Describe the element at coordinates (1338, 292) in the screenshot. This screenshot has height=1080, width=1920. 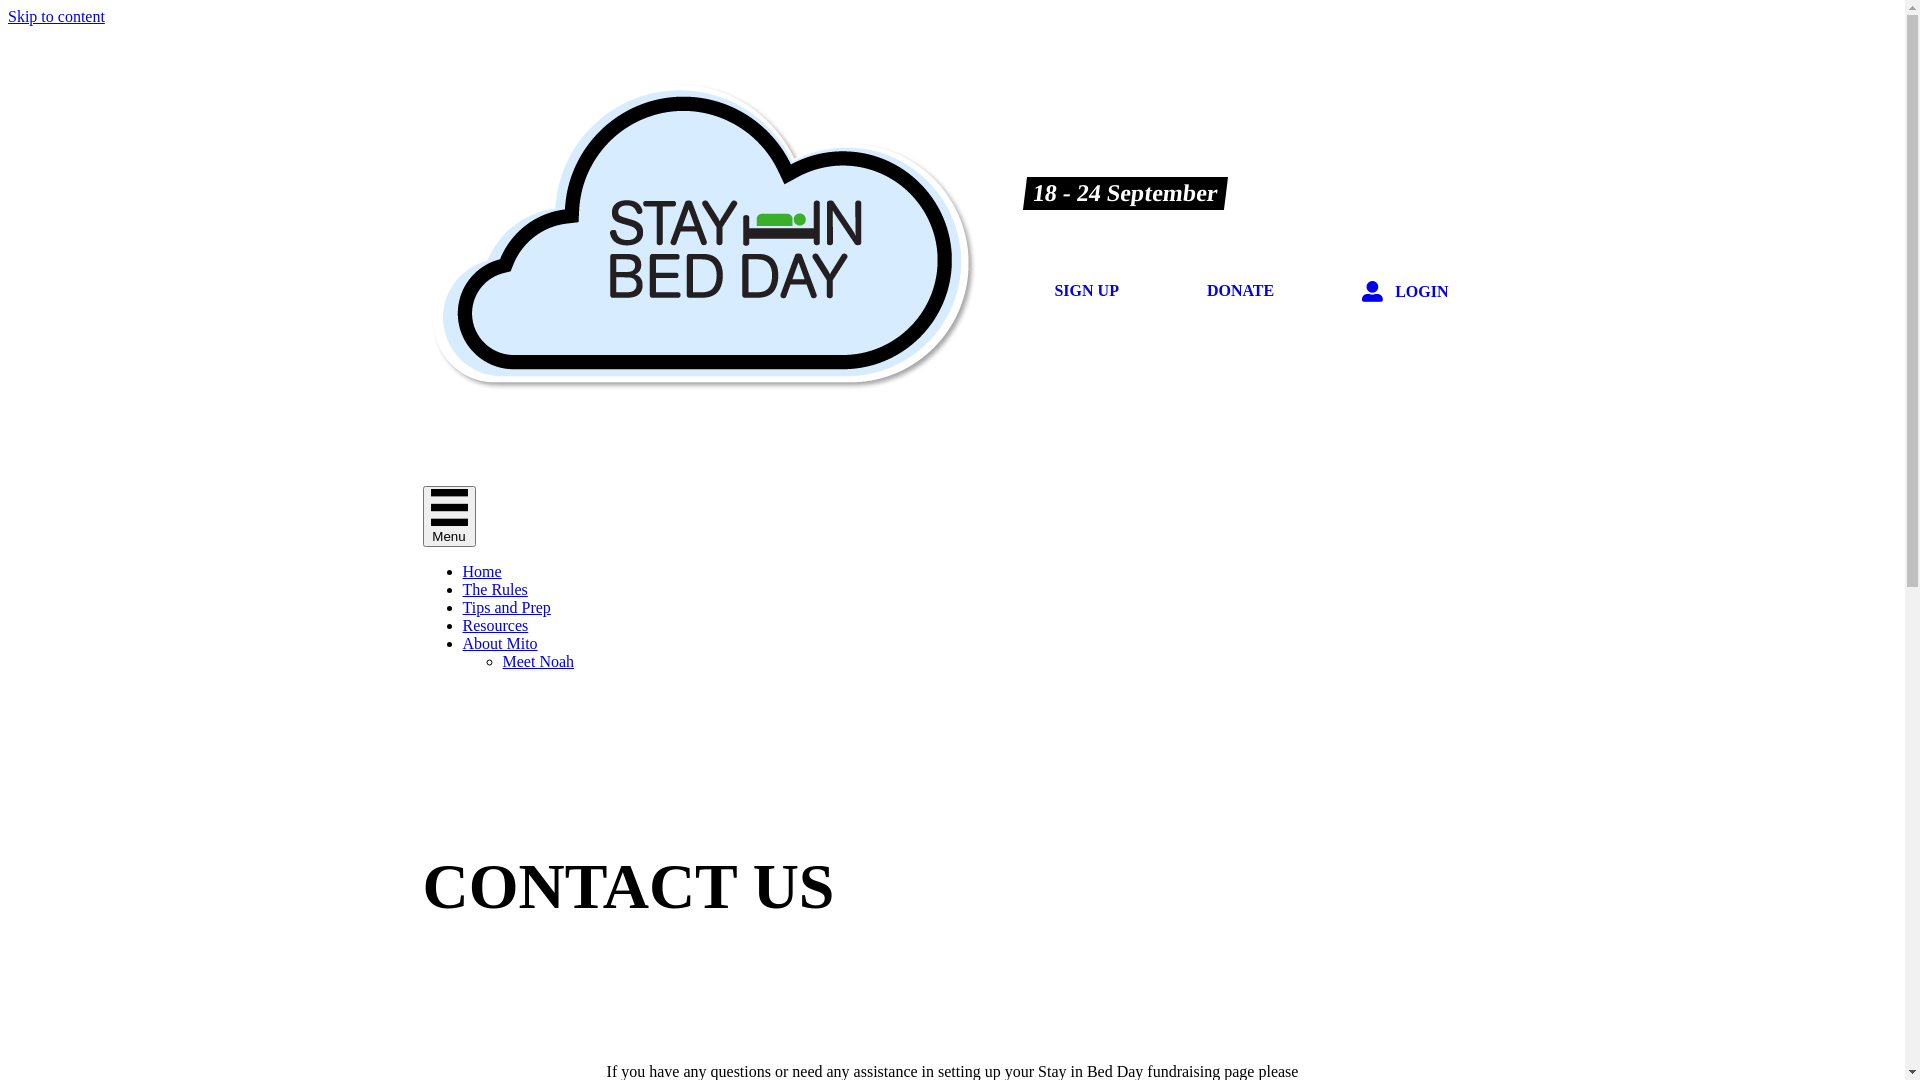
I see `'LOGIN'` at that location.